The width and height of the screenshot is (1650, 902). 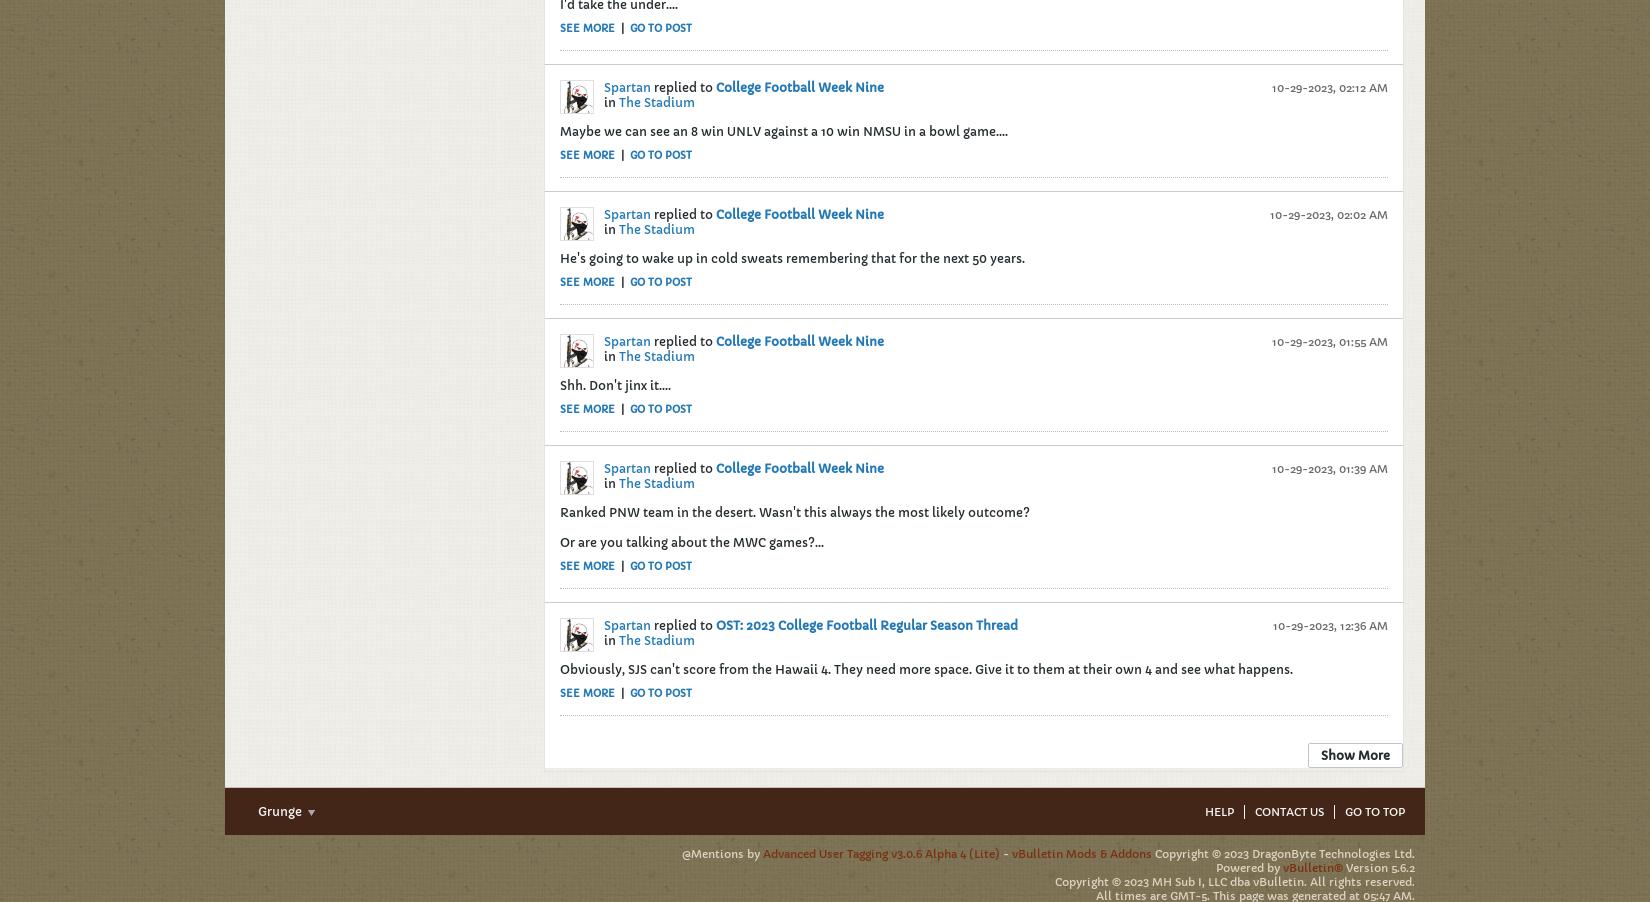 I want to click on 'Version 5.6.2', so click(x=1378, y=867).